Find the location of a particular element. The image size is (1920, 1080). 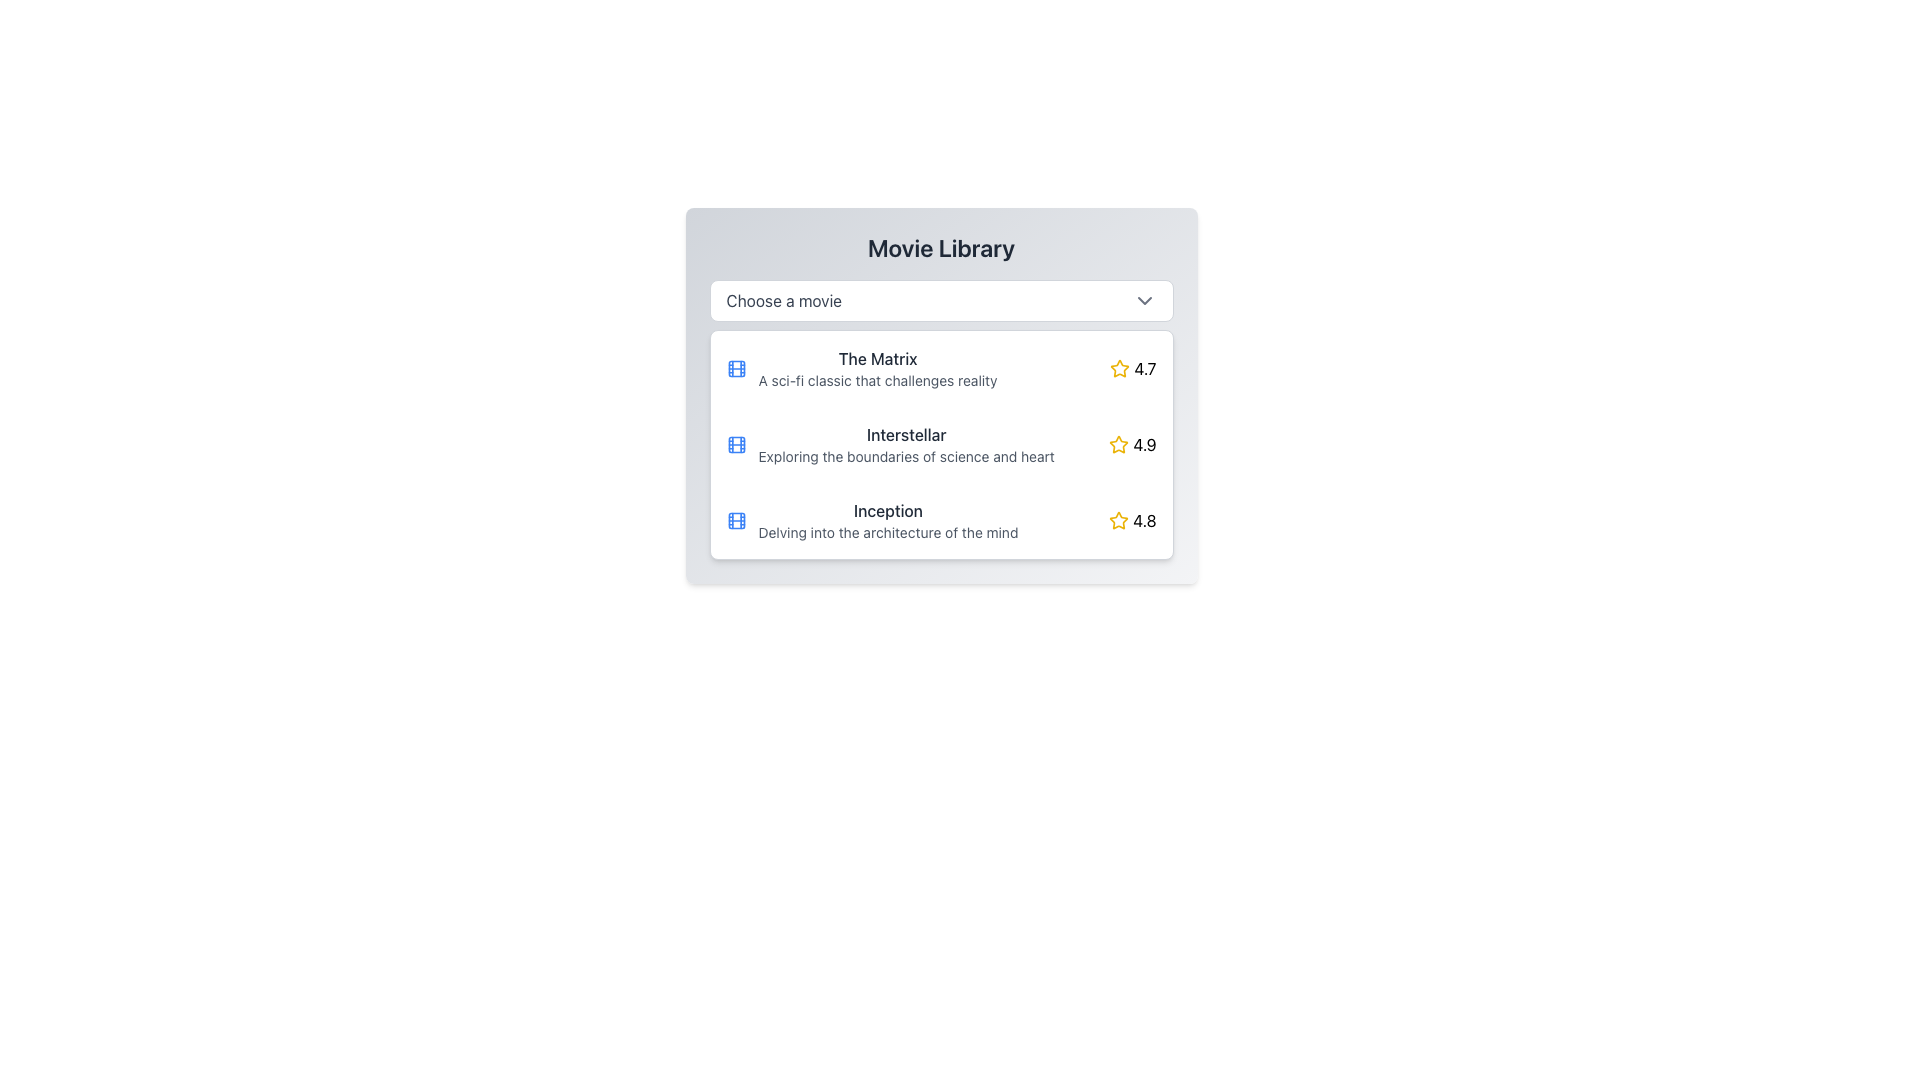

the clickable list item describing the movie 'Inception' is located at coordinates (940, 519).